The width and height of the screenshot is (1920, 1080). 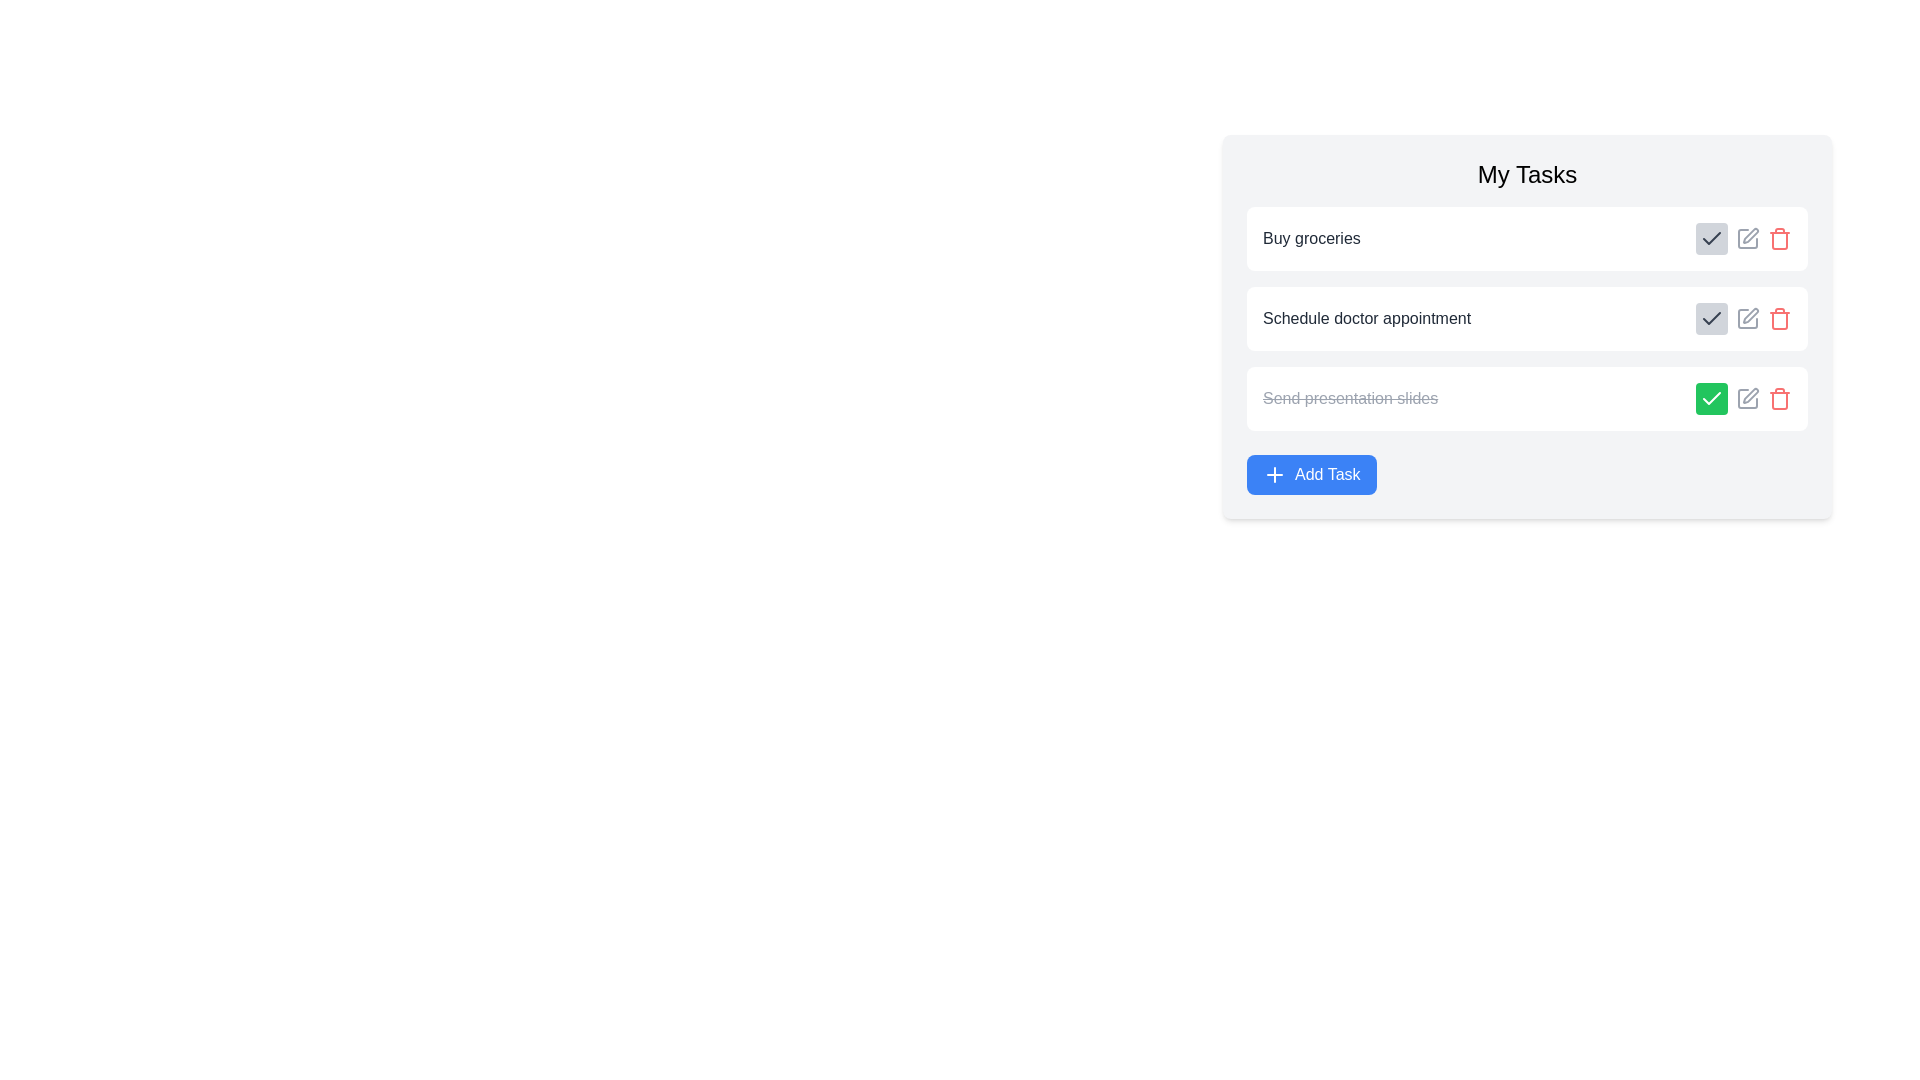 I want to click on delete button for the task identified by Schedule doctor appointment, so click(x=1780, y=318).